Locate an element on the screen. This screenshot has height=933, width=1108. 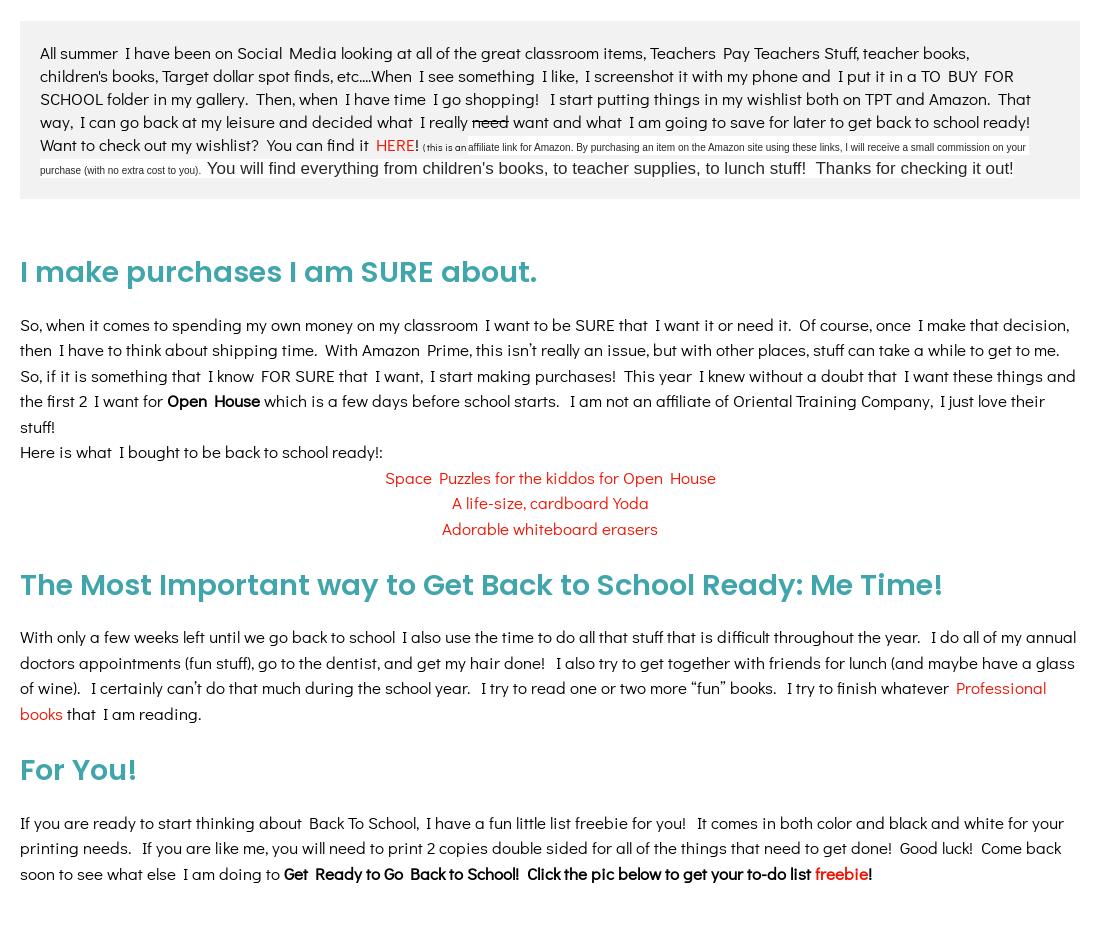
'Here is what I bought to be back to school ready!:' is located at coordinates (201, 281).